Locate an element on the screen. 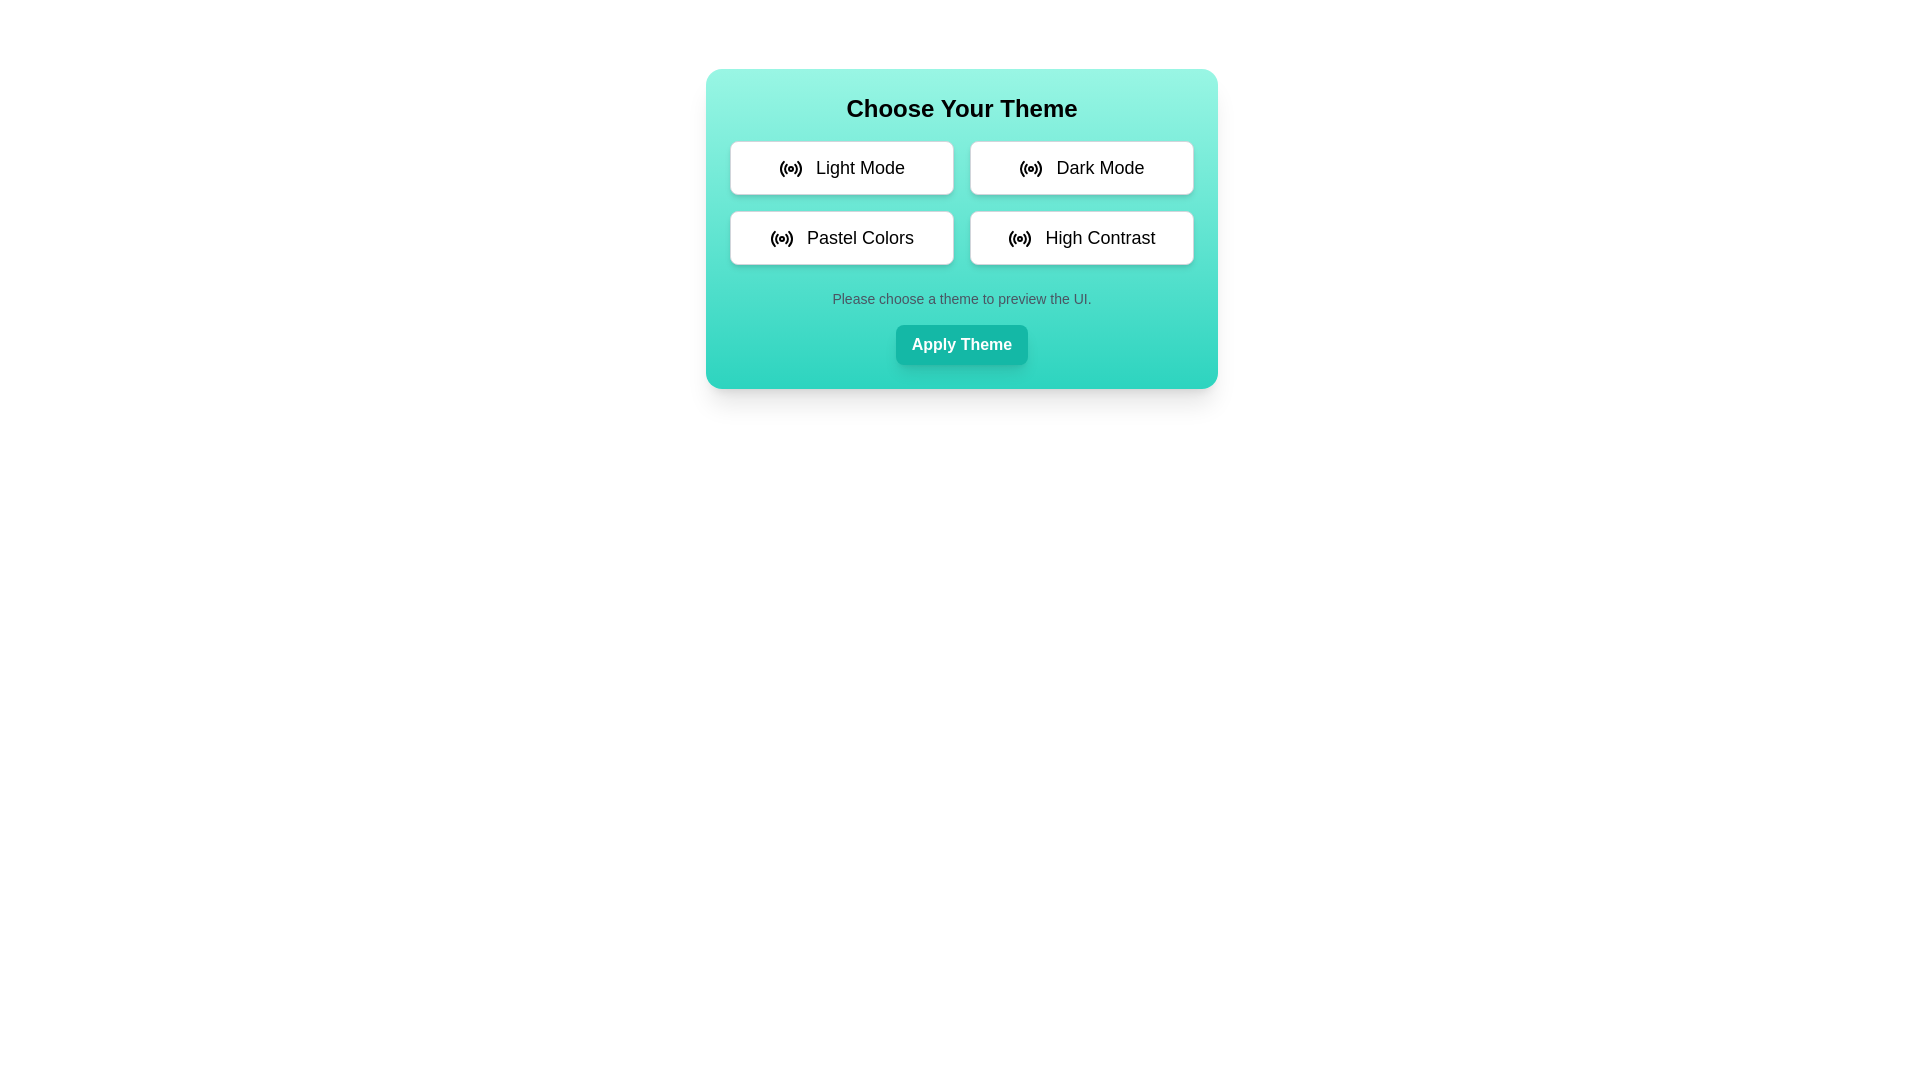 The width and height of the screenshot is (1920, 1080). the 'Apply Theme' button located below the theme options in the centered panel is located at coordinates (961, 343).